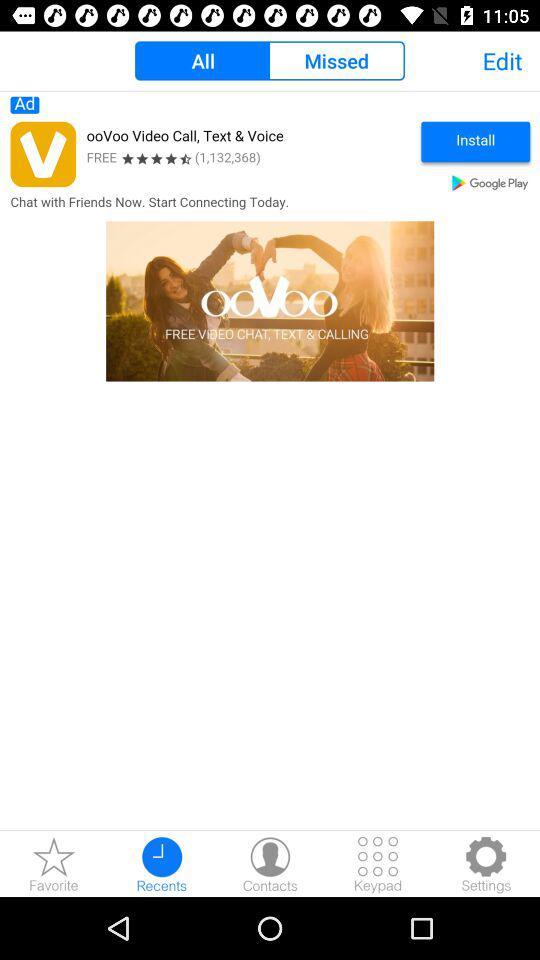 Image resolution: width=540 pixels, height=960 pixels. I want to click on the dialpad icon, so click(378, 863).